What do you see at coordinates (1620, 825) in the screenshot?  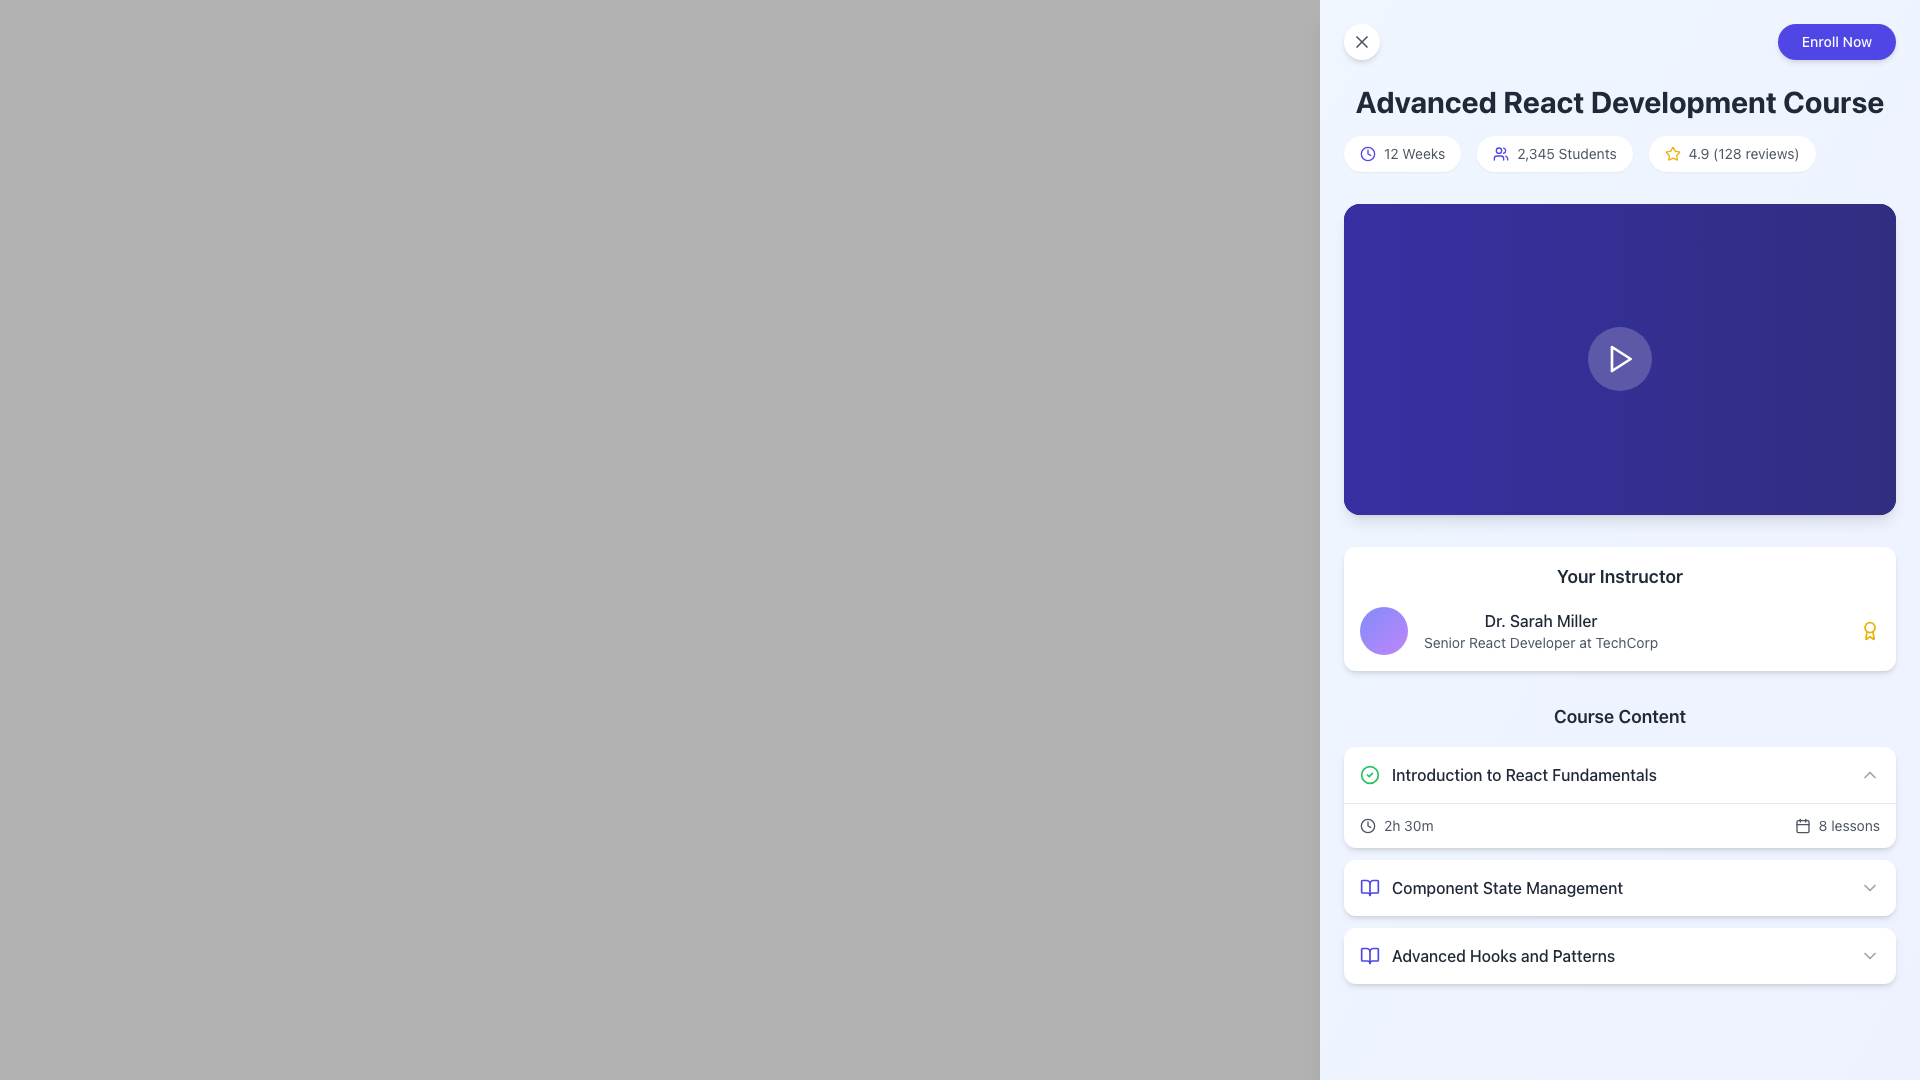 I see `information displayed in the Information Display section under the 'Introduction to React Fundamentals', which shows the duration and number of lessons` at bounding box center [1620, 825].